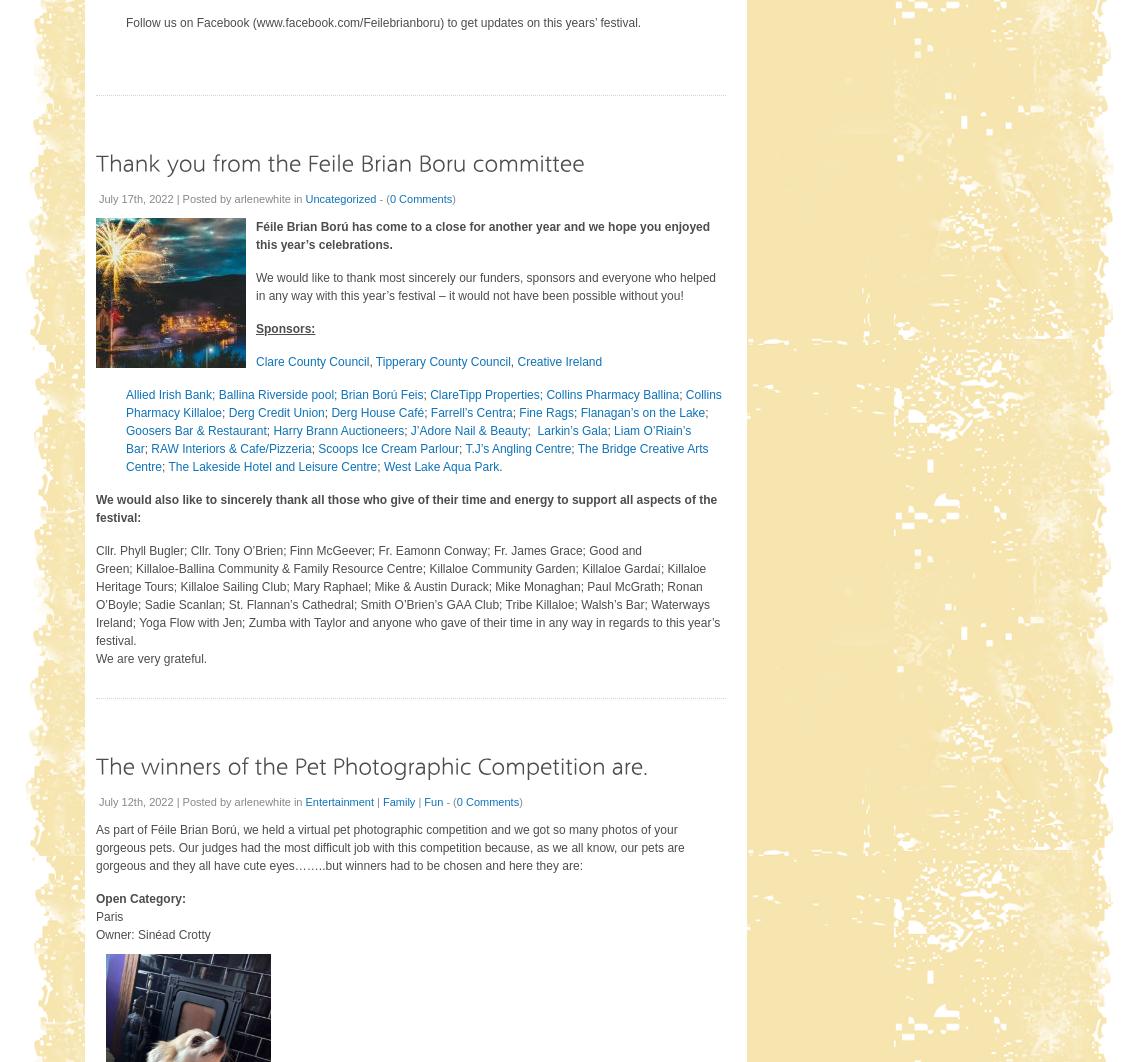  I want to click on 'Fine Rags', so click(518, 412).